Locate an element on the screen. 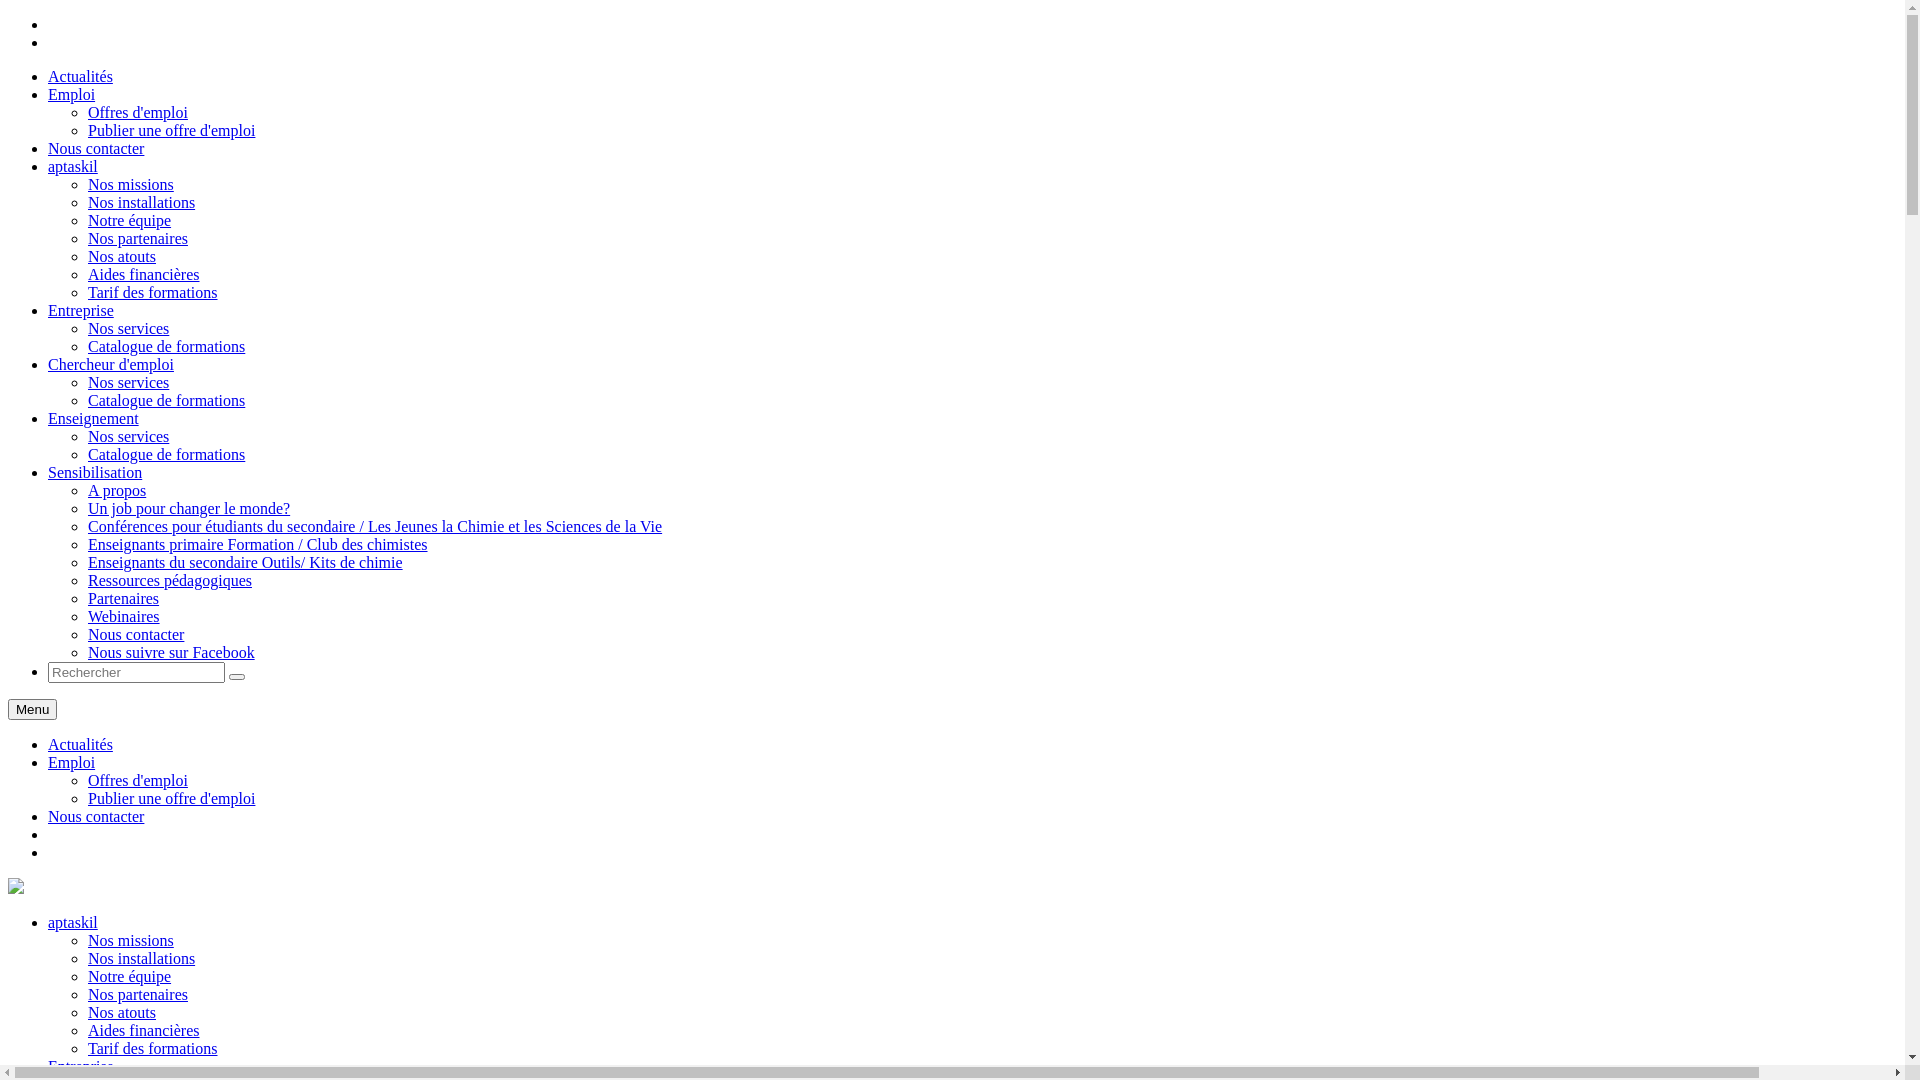  'aptaskil' is located at coordinates (72, 922).